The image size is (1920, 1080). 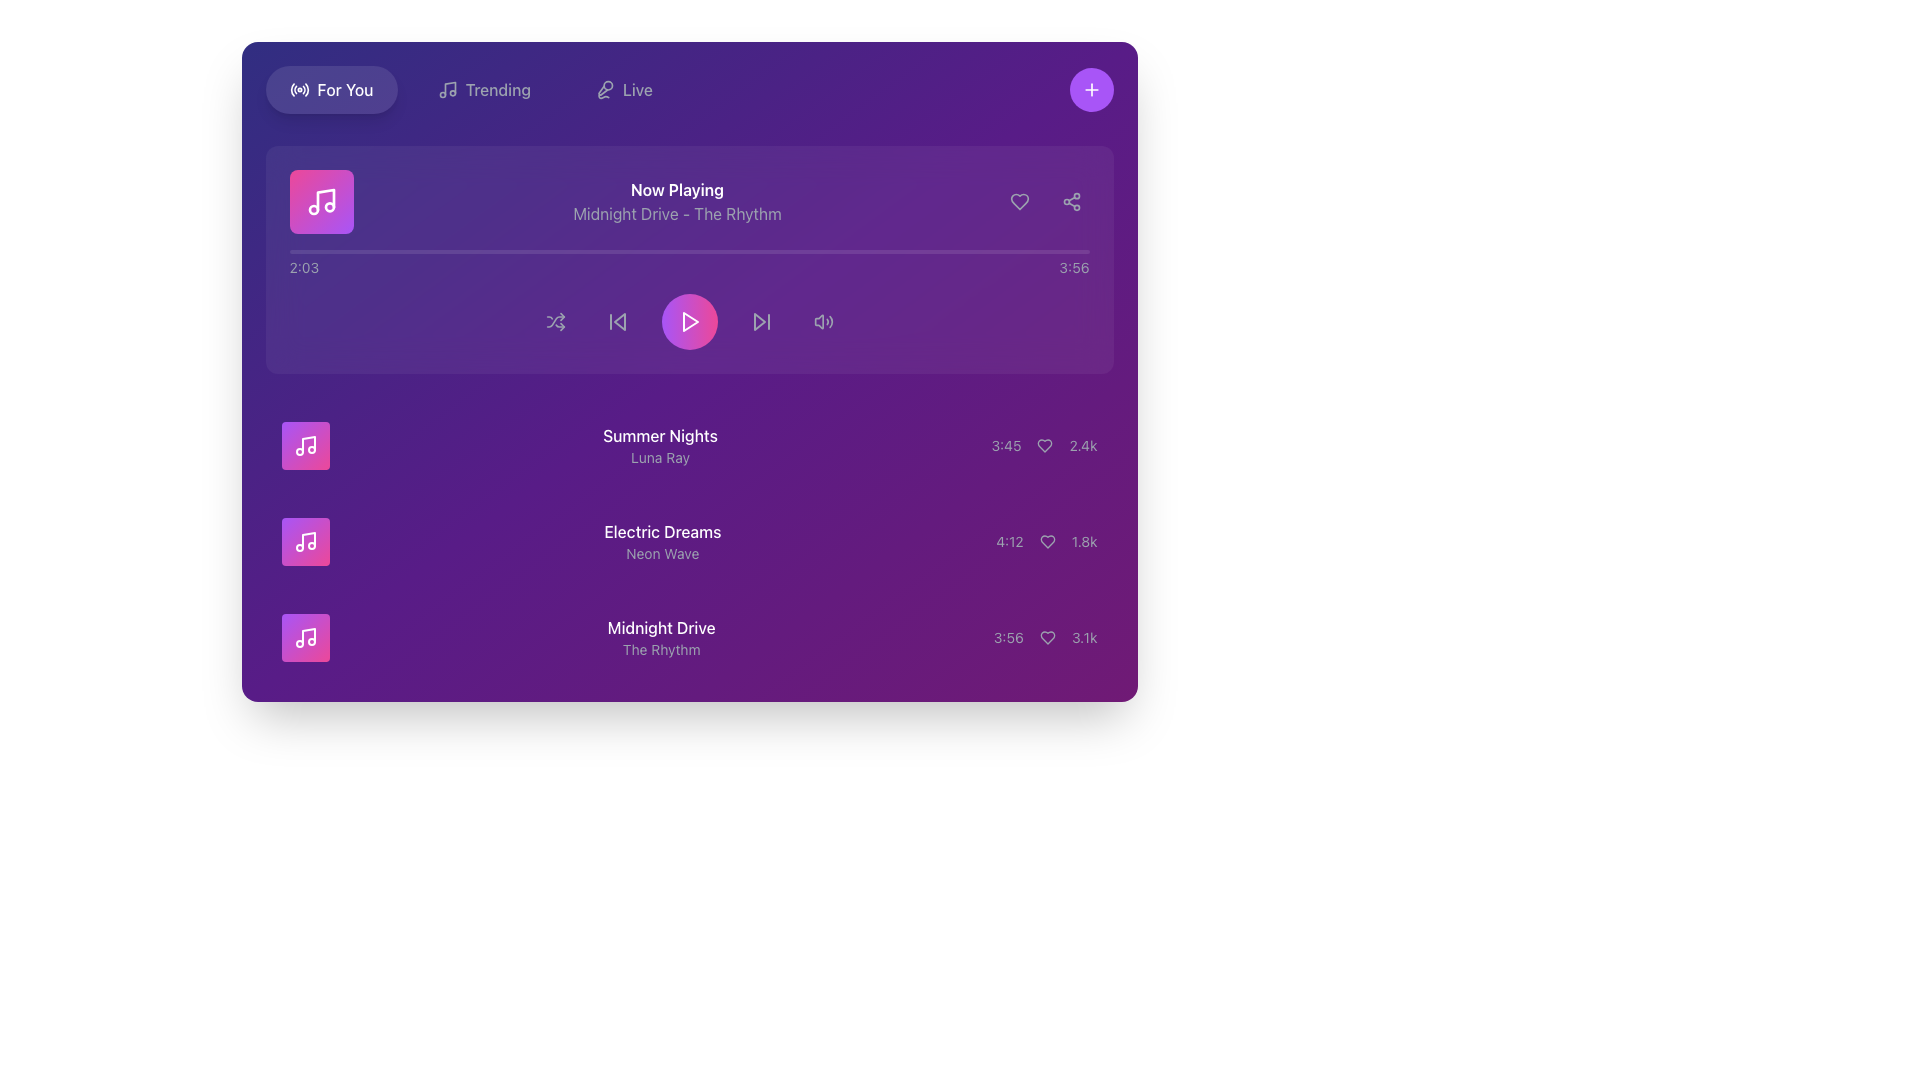 What do you see at coordinates (498, 88) in the screenshot?
I see `the 'Trending' text label located in the upper navigation area, positioned between a music icon and a 'Live' text label` at bounding box center [498, 88].